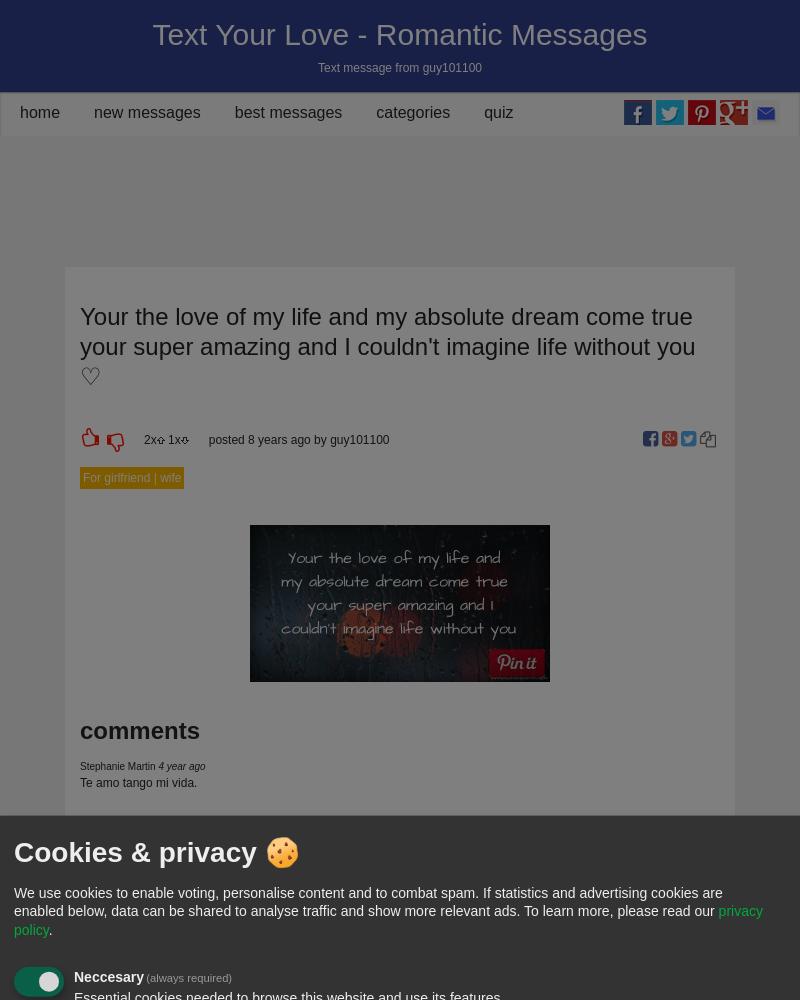  Describe the element at coordinates (498, 111) in the screenshot. I see `'quiz'` at that location.